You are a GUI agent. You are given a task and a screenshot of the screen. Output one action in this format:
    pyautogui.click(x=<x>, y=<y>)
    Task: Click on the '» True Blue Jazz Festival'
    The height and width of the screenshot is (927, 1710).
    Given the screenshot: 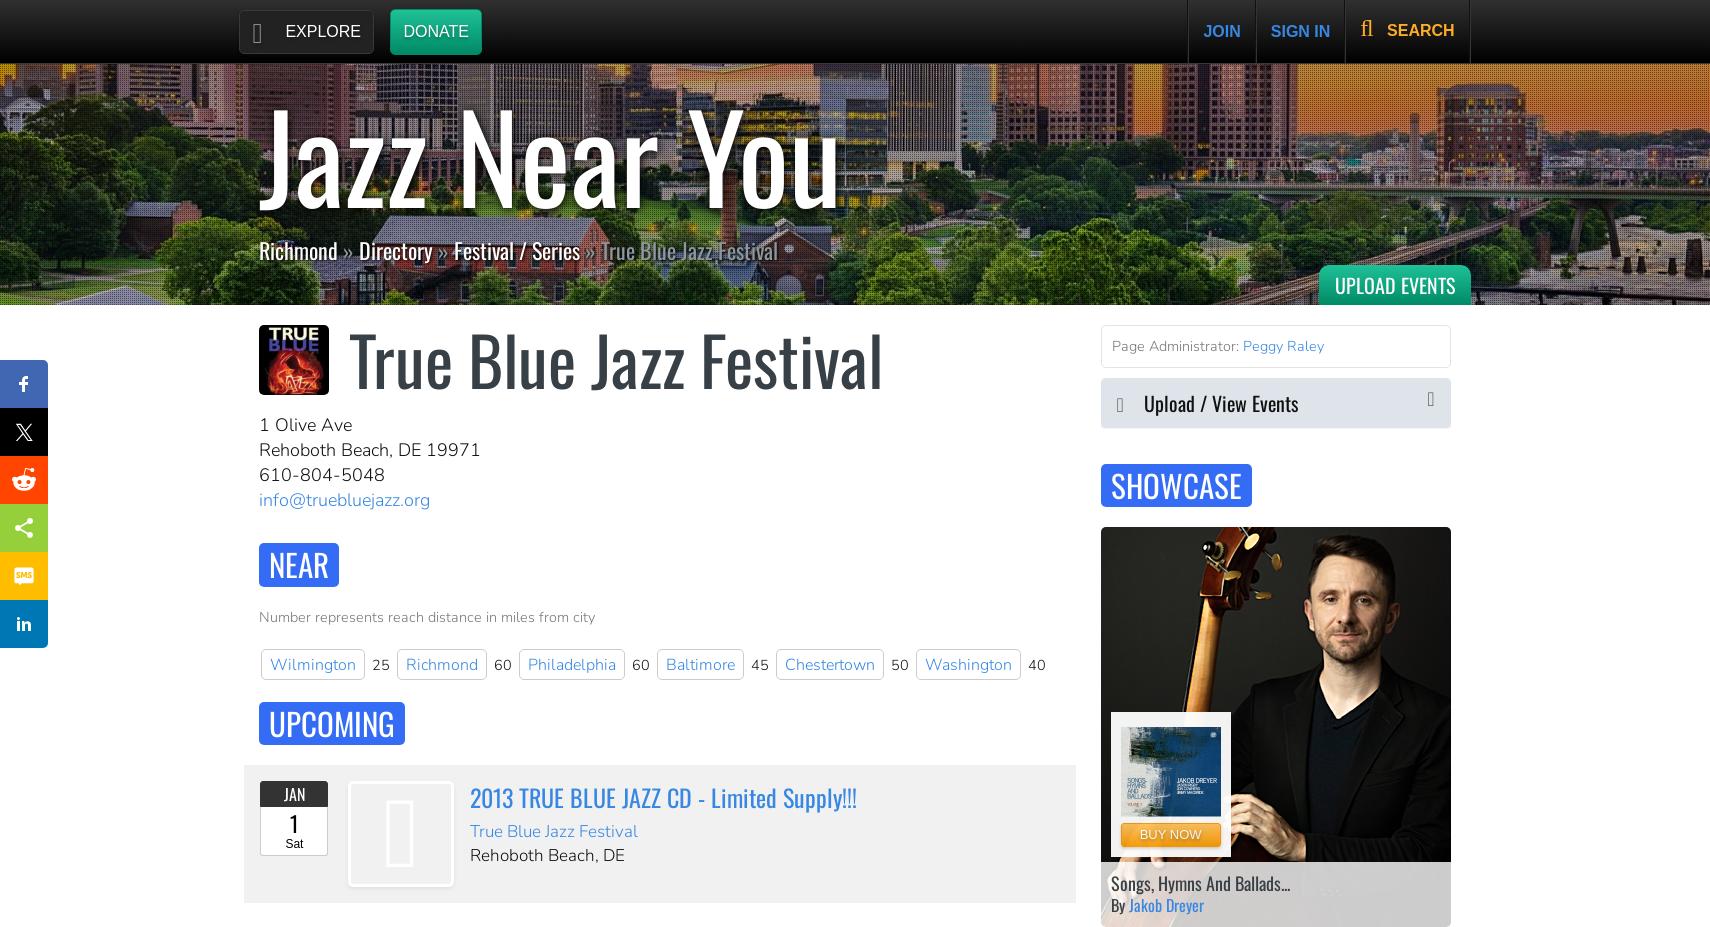 What is the action you would take?
    pyautogui.click(x=679, y=248)
    